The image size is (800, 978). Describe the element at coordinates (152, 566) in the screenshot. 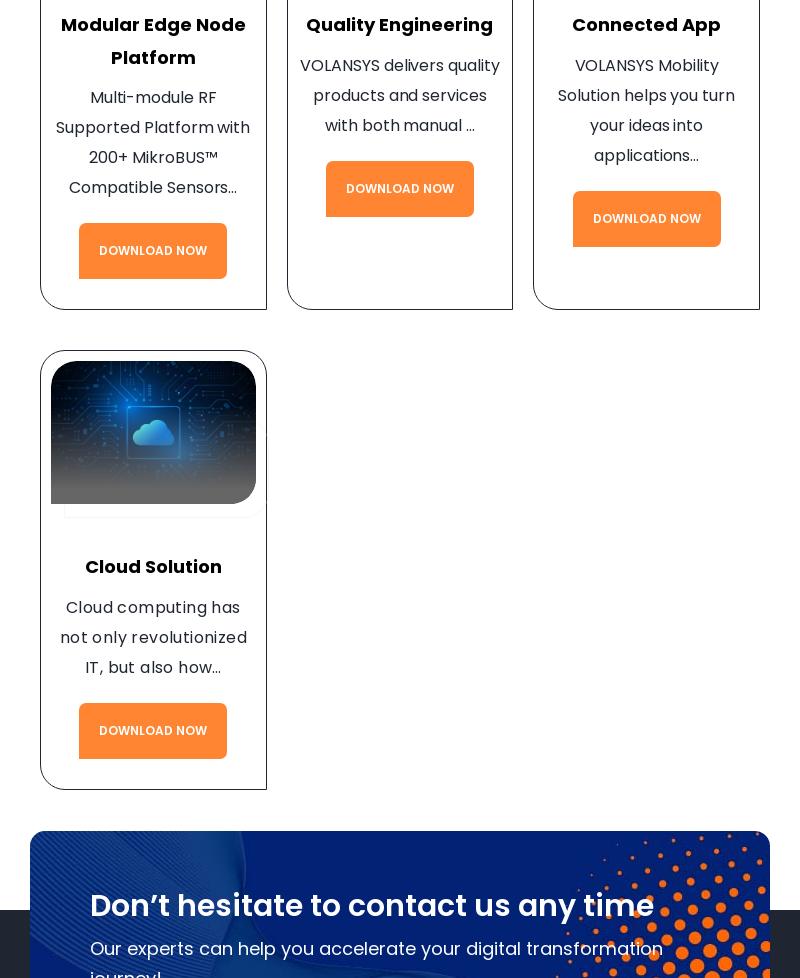

I see `'Cloud Solution'` at that location.